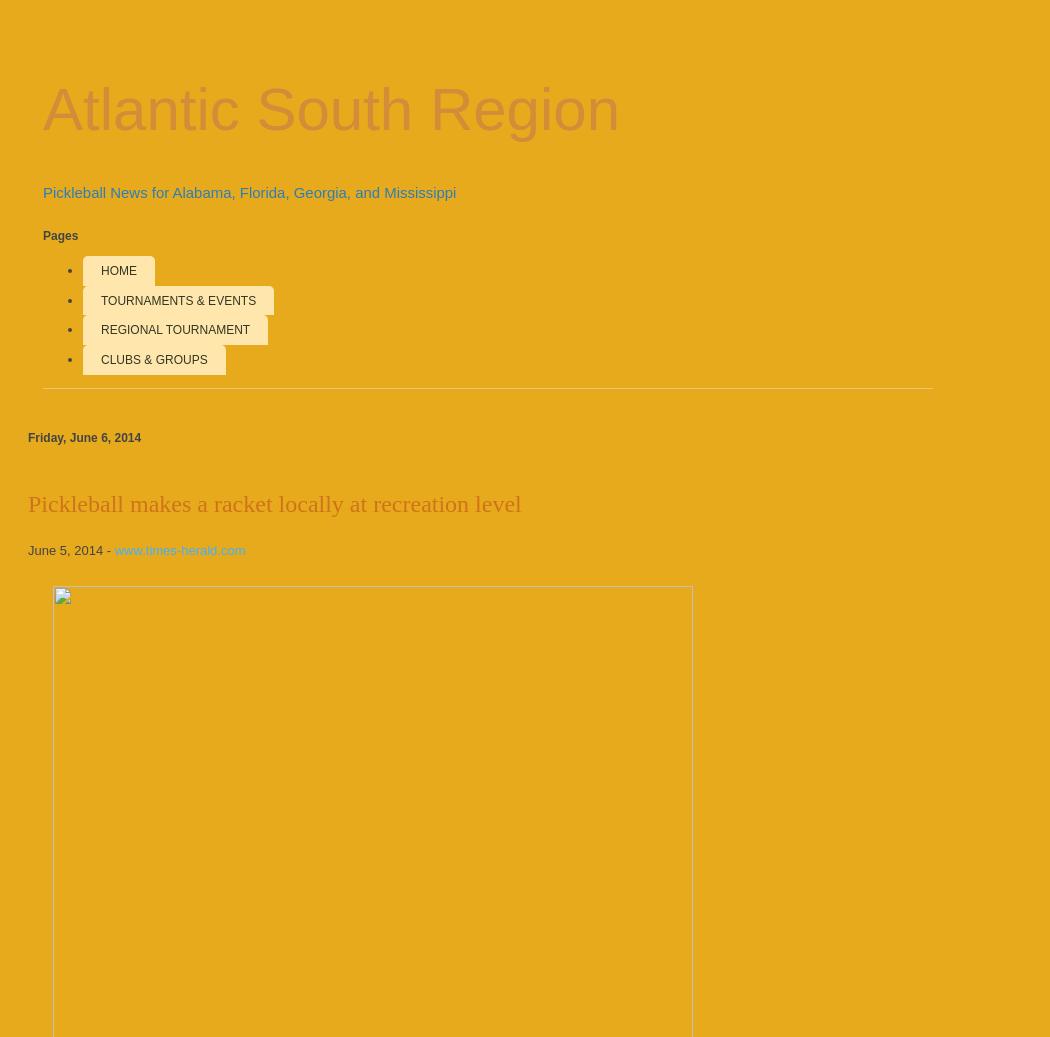  What do you see at coordinates (331, 108) in the screenshot?
I see `'Atlantic South Region'` at bounding box center [331, 108].